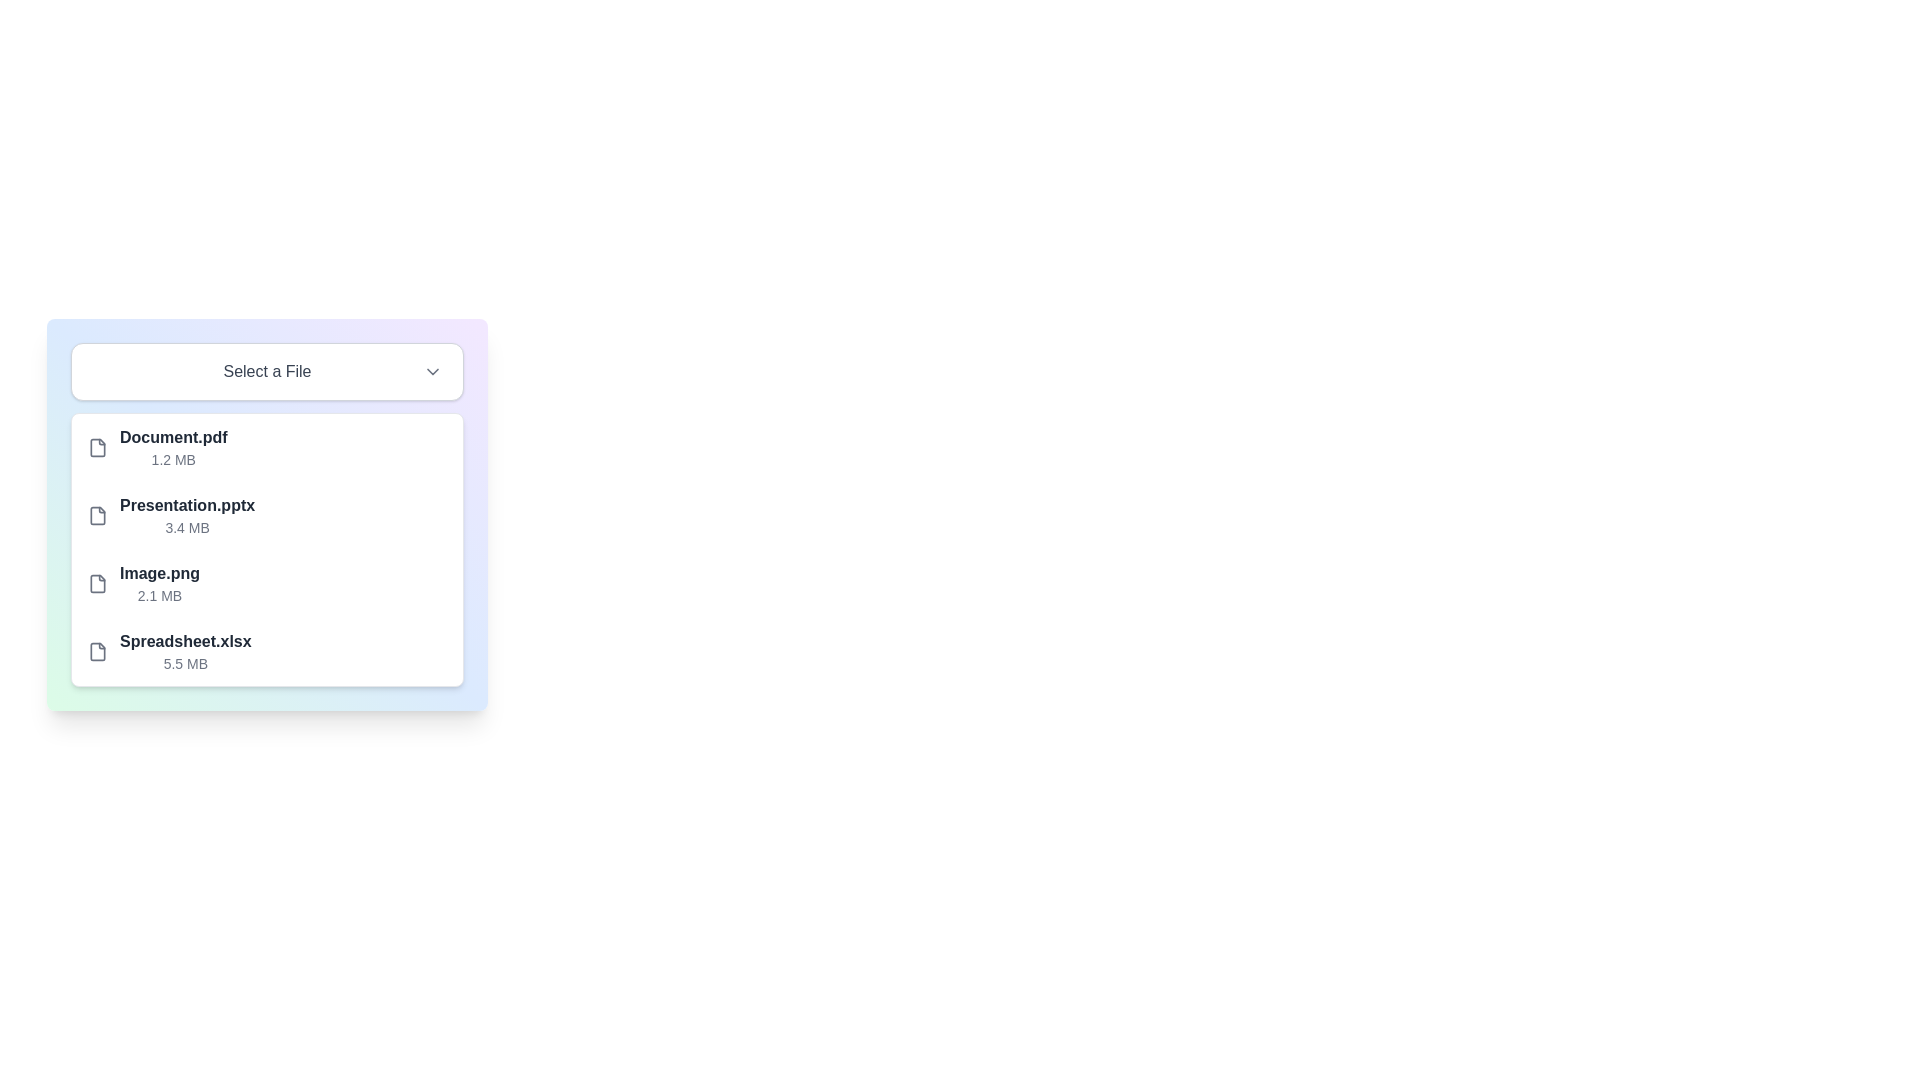 The height and width of the screenshot is (1080, 1920). Describe the element at coordinates (173, 437) in the screenshot. I see `text label 'Document.pdf' at the top of the file list to identify the file` at that location.